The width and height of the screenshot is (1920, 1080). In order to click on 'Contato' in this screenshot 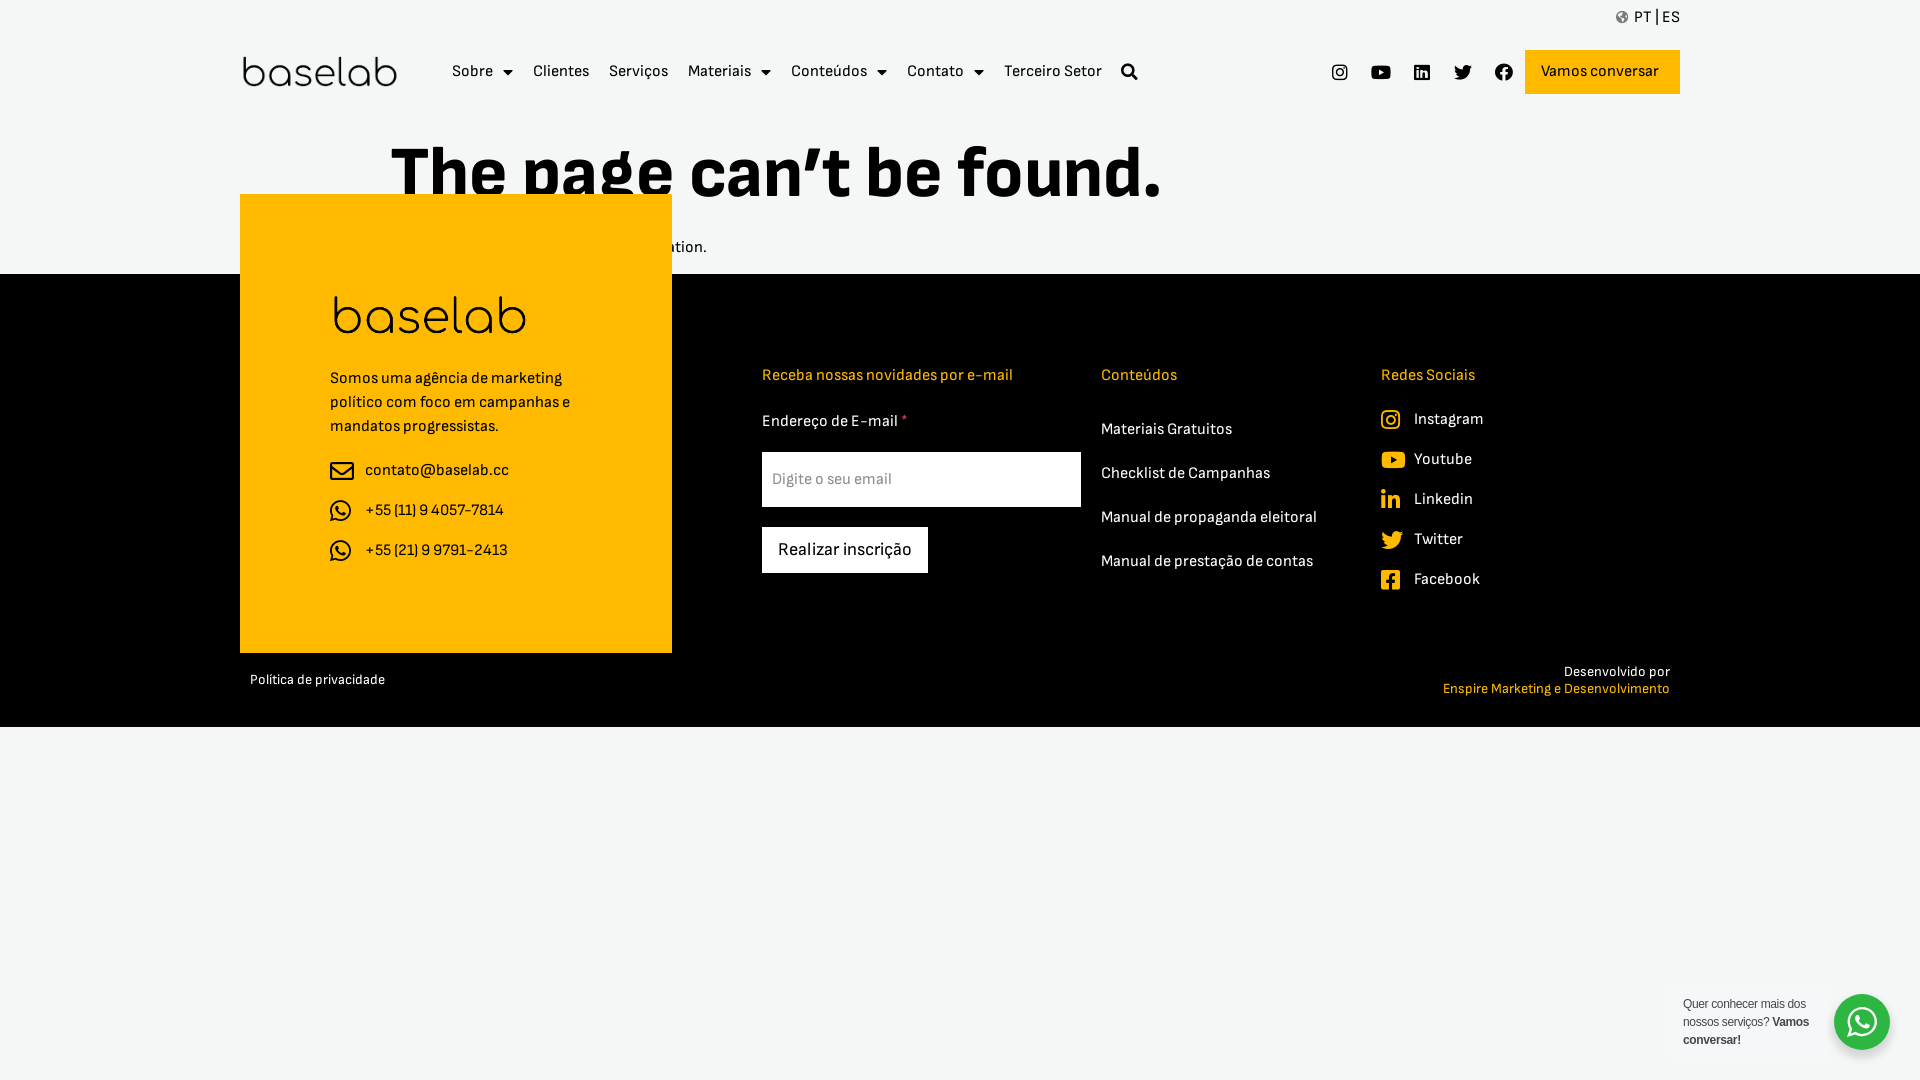, I will do `click(944, 71)`.